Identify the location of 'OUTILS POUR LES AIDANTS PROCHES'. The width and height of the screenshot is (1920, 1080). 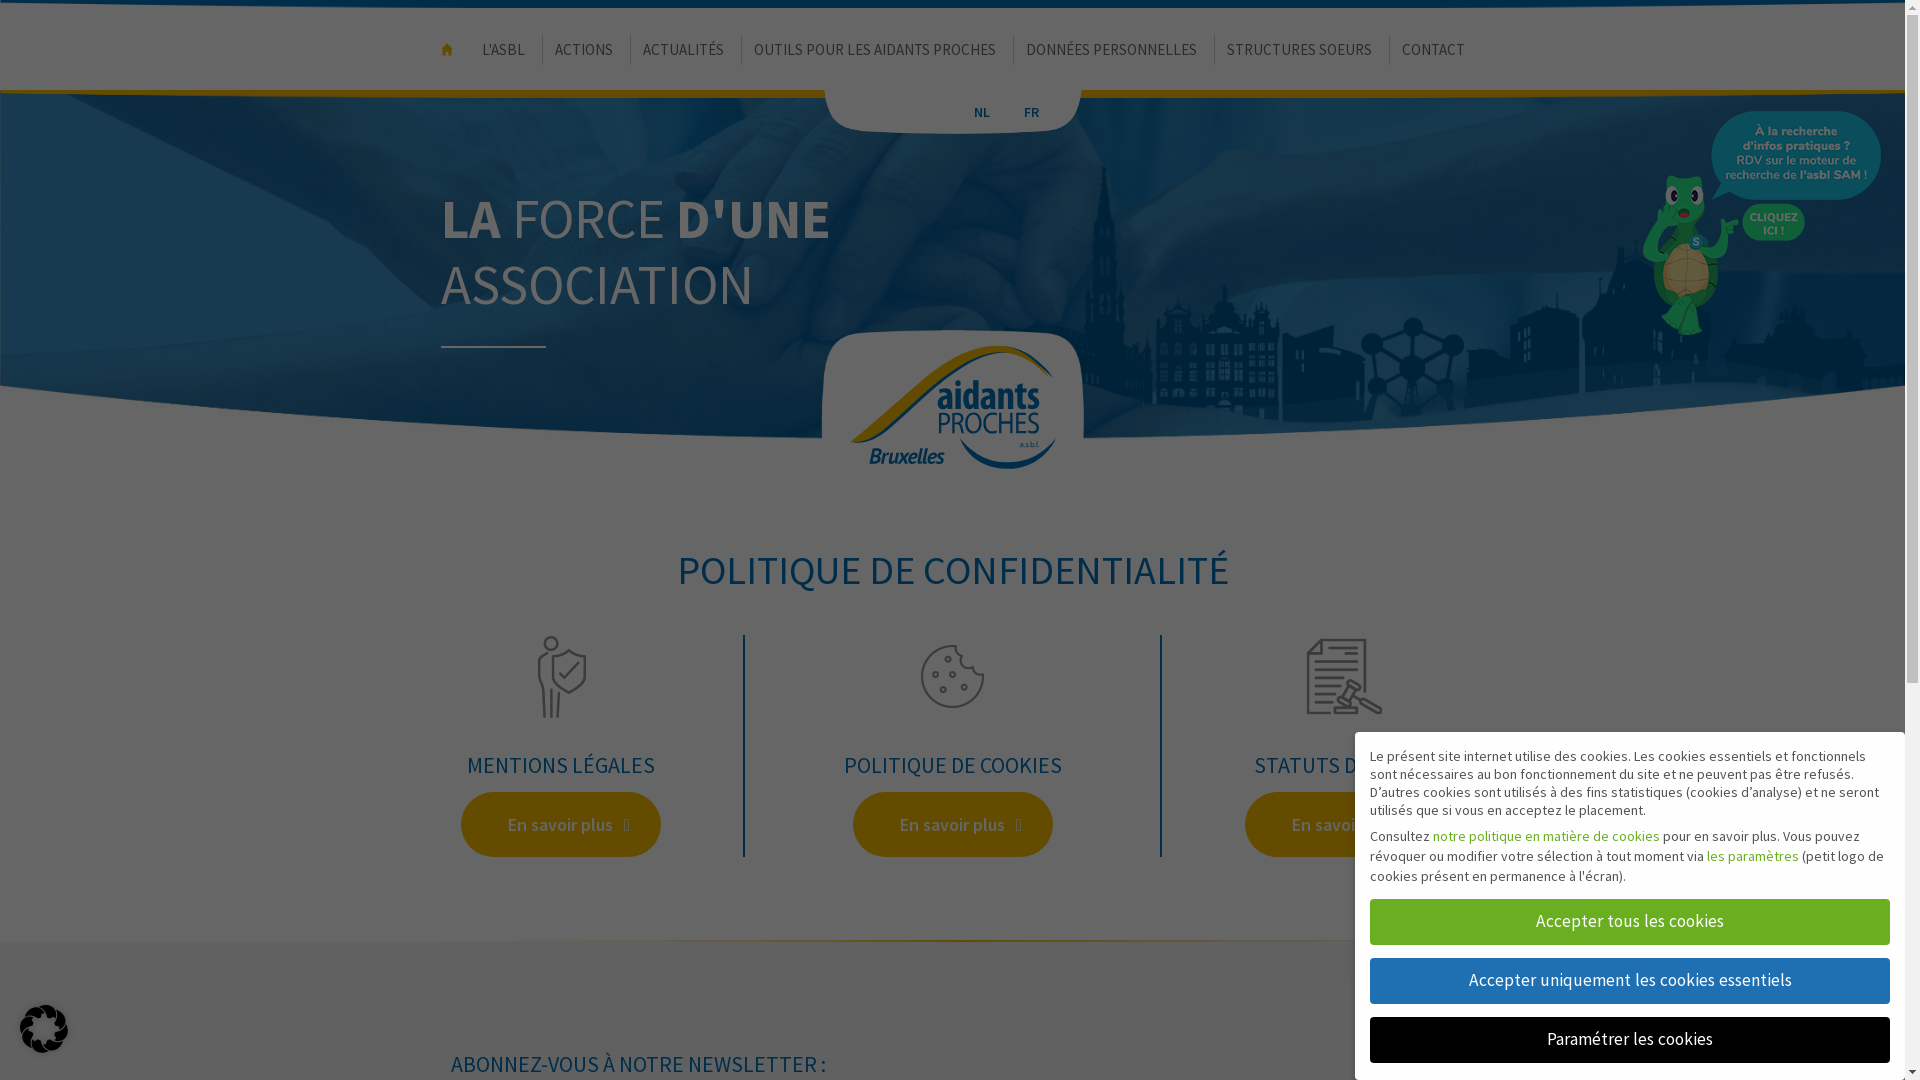
(874, 45).